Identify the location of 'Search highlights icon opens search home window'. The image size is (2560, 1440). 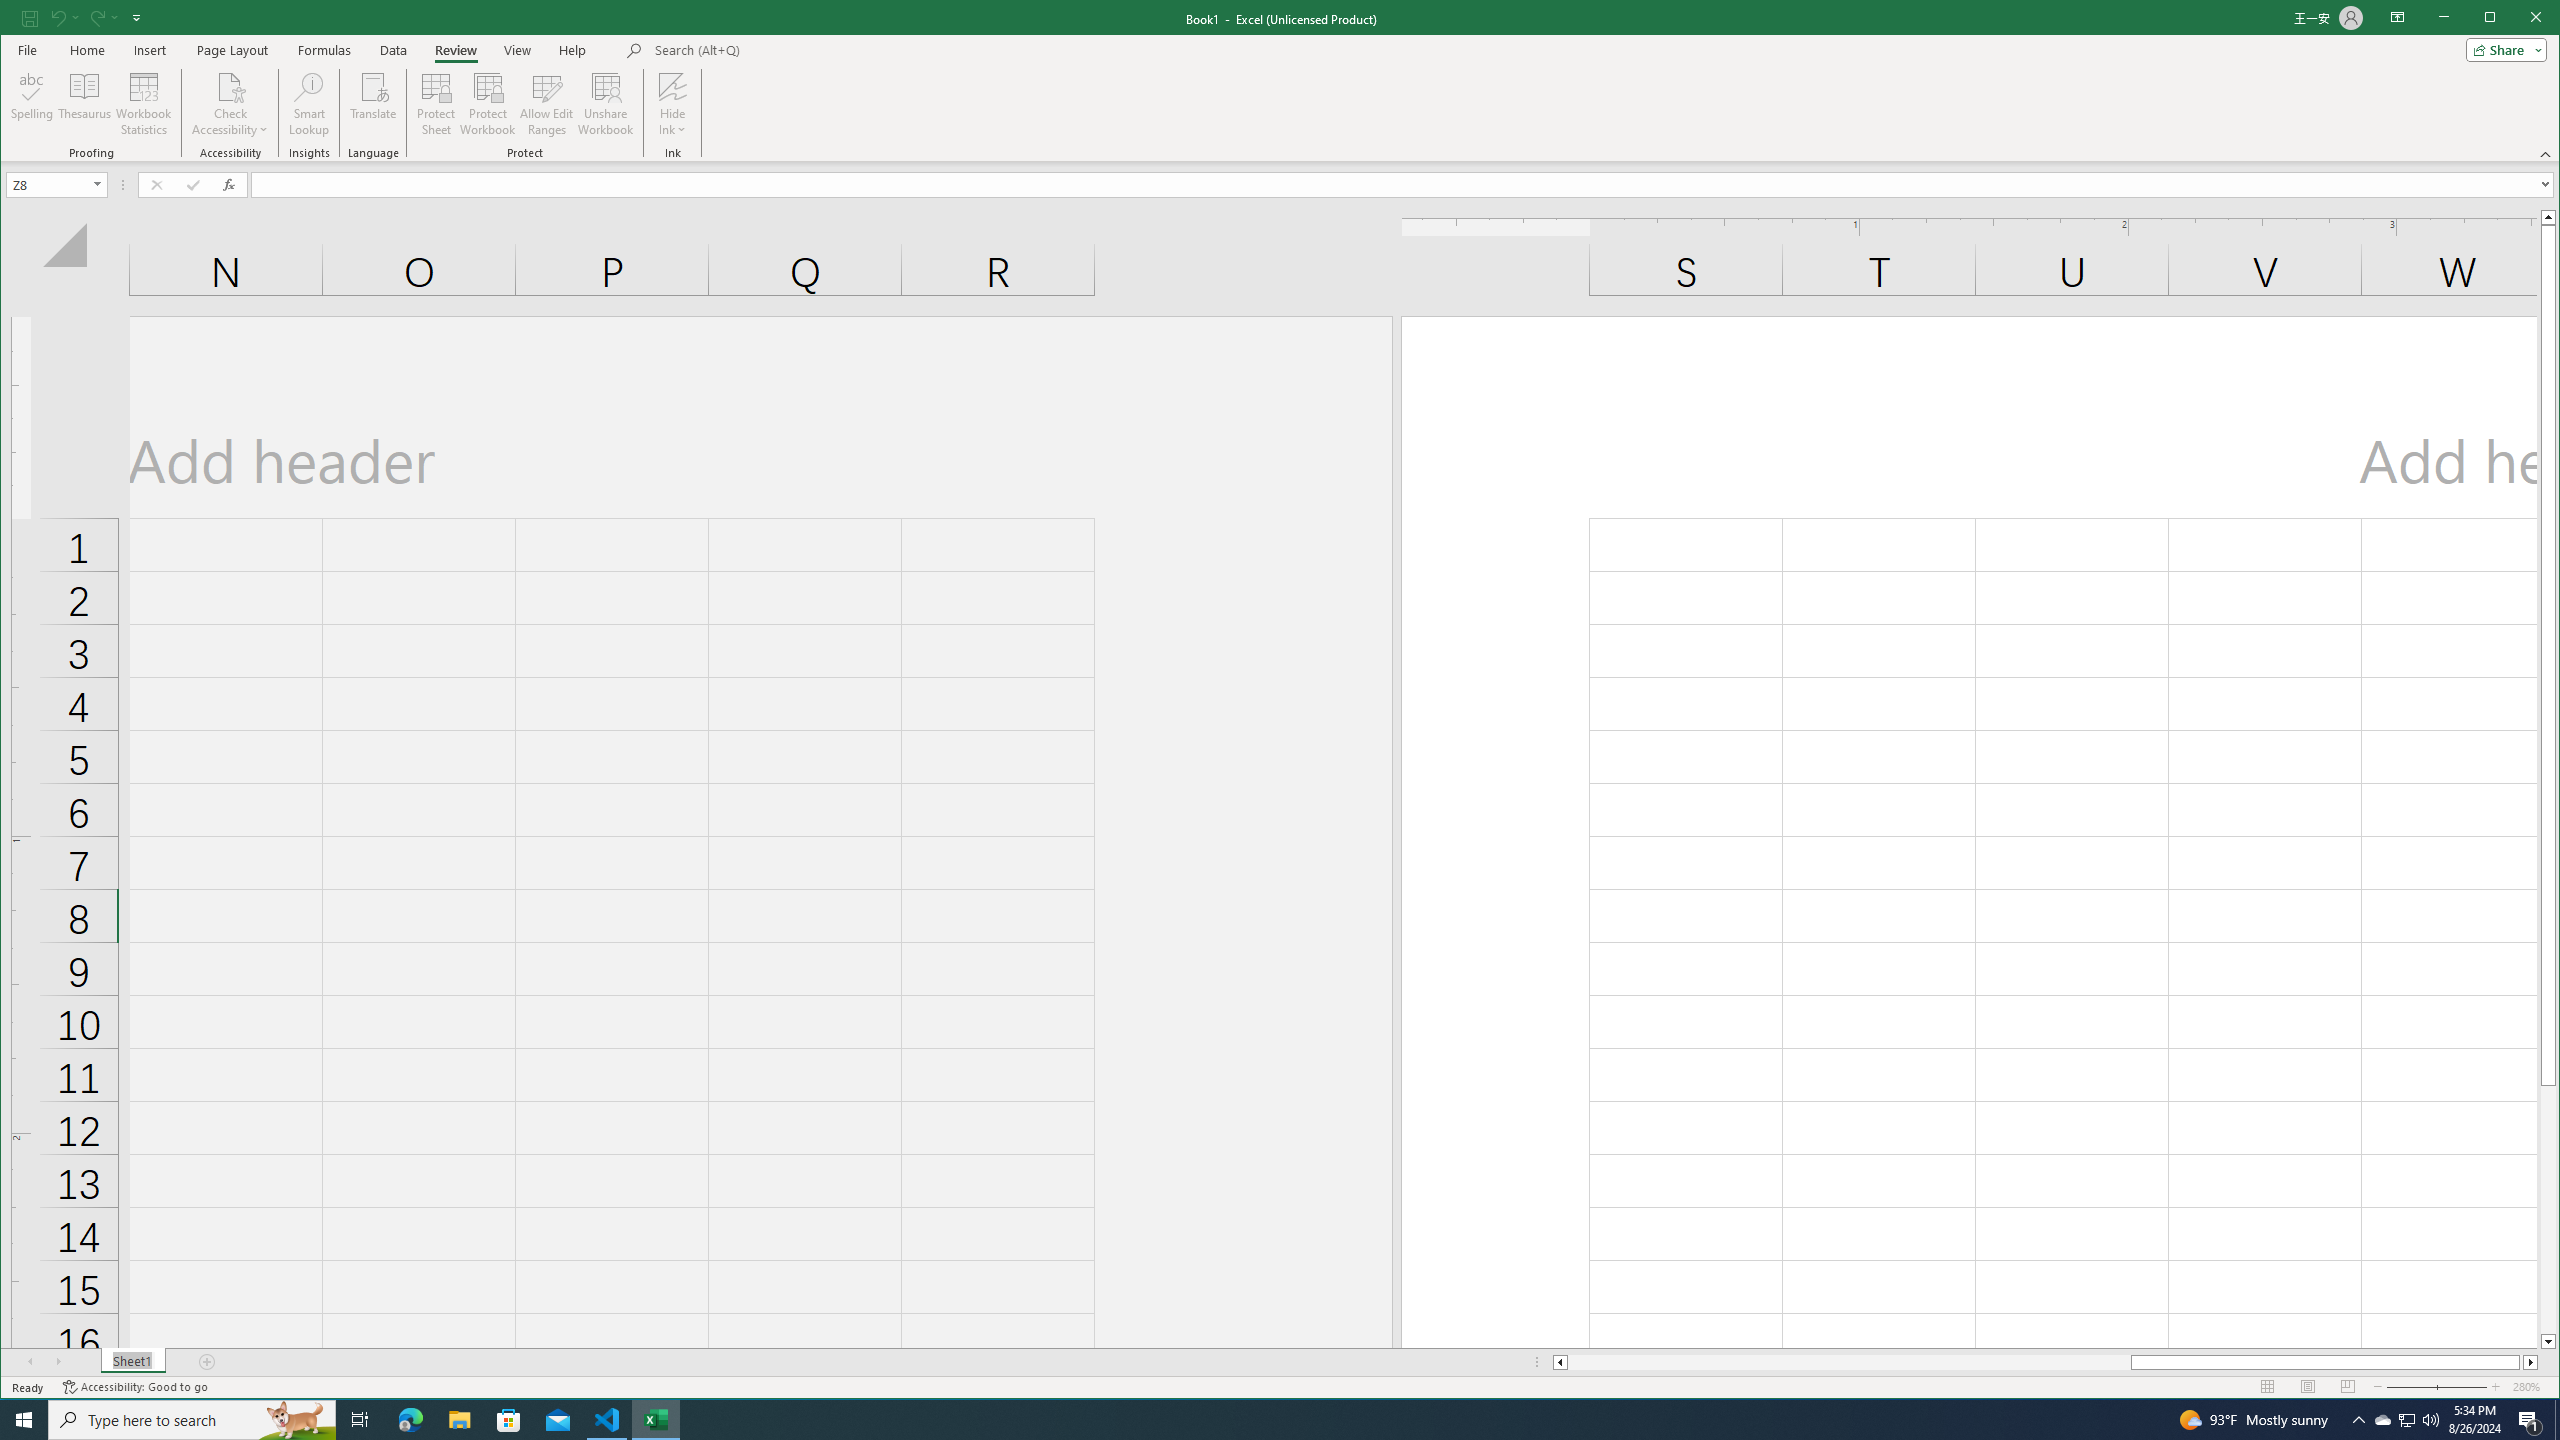
(294, 1418).